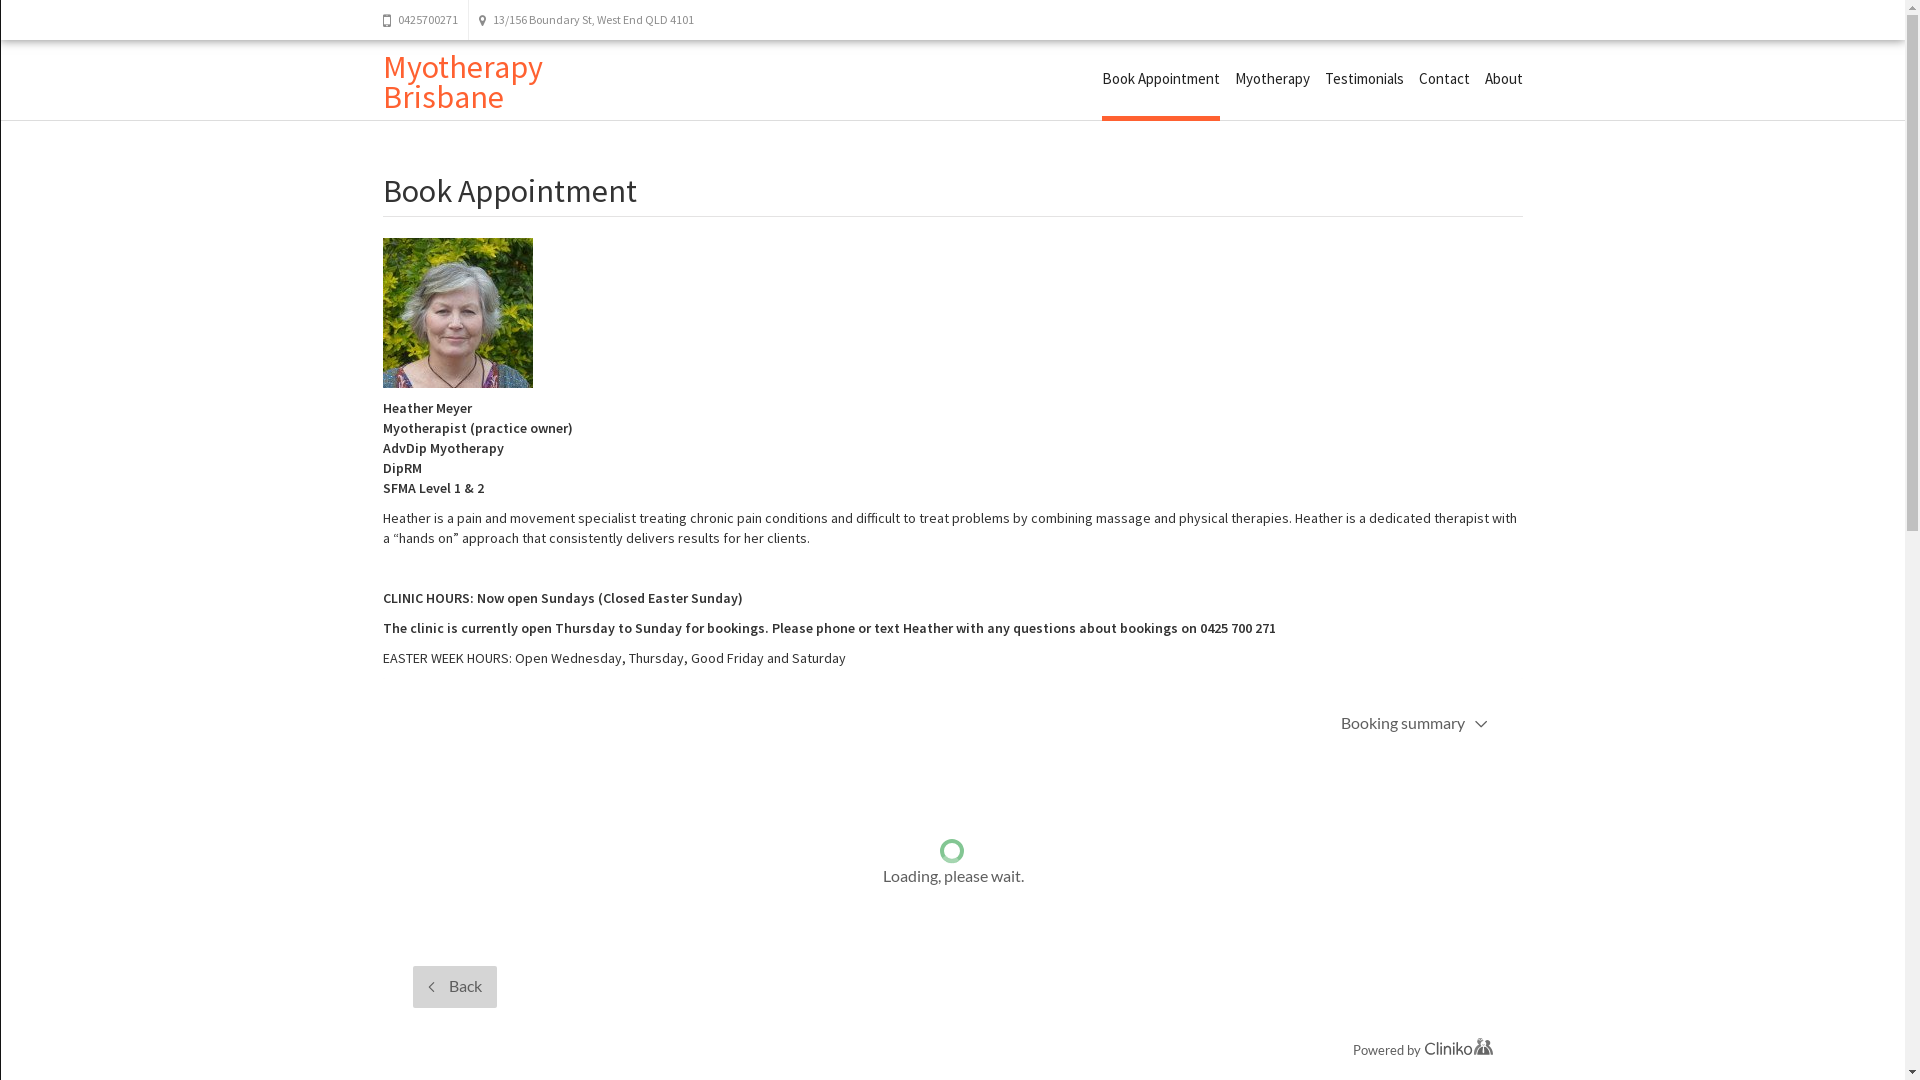  Describe the element at coordinates (1232, 77) in the screenshot. I see `'Myotherapy'` at that location.